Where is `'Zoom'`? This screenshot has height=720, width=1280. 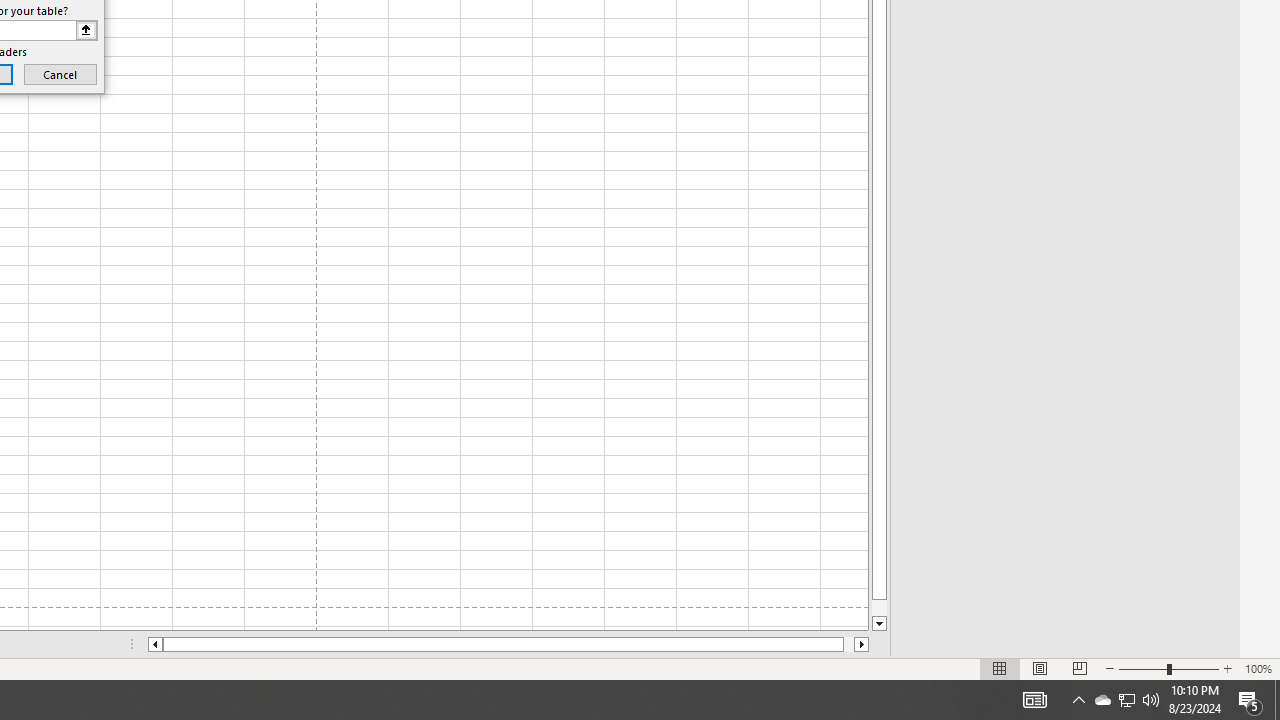 'Zoom' is located at coordinates (1168, 669).